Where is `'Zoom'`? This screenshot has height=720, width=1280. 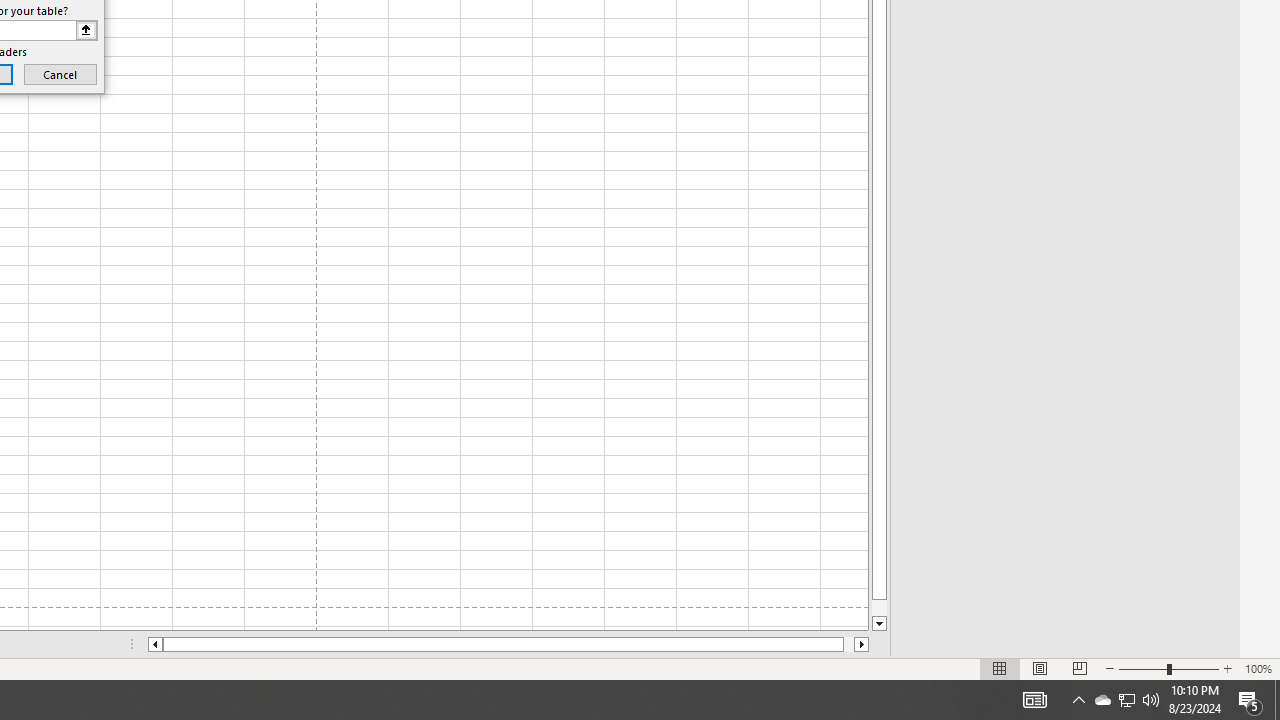 'Zoom' is located at coordinates (1168, 669).